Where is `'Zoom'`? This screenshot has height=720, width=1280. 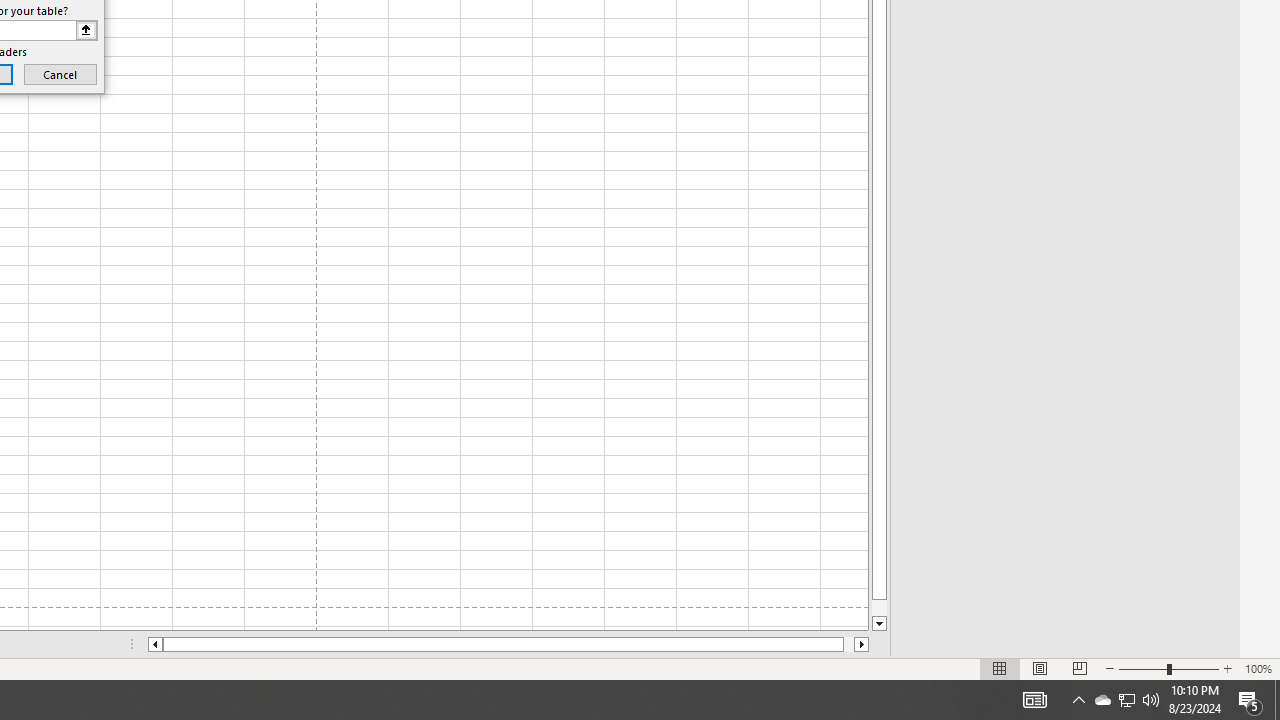 'Zoom' is located at coordinates (1168, 669).